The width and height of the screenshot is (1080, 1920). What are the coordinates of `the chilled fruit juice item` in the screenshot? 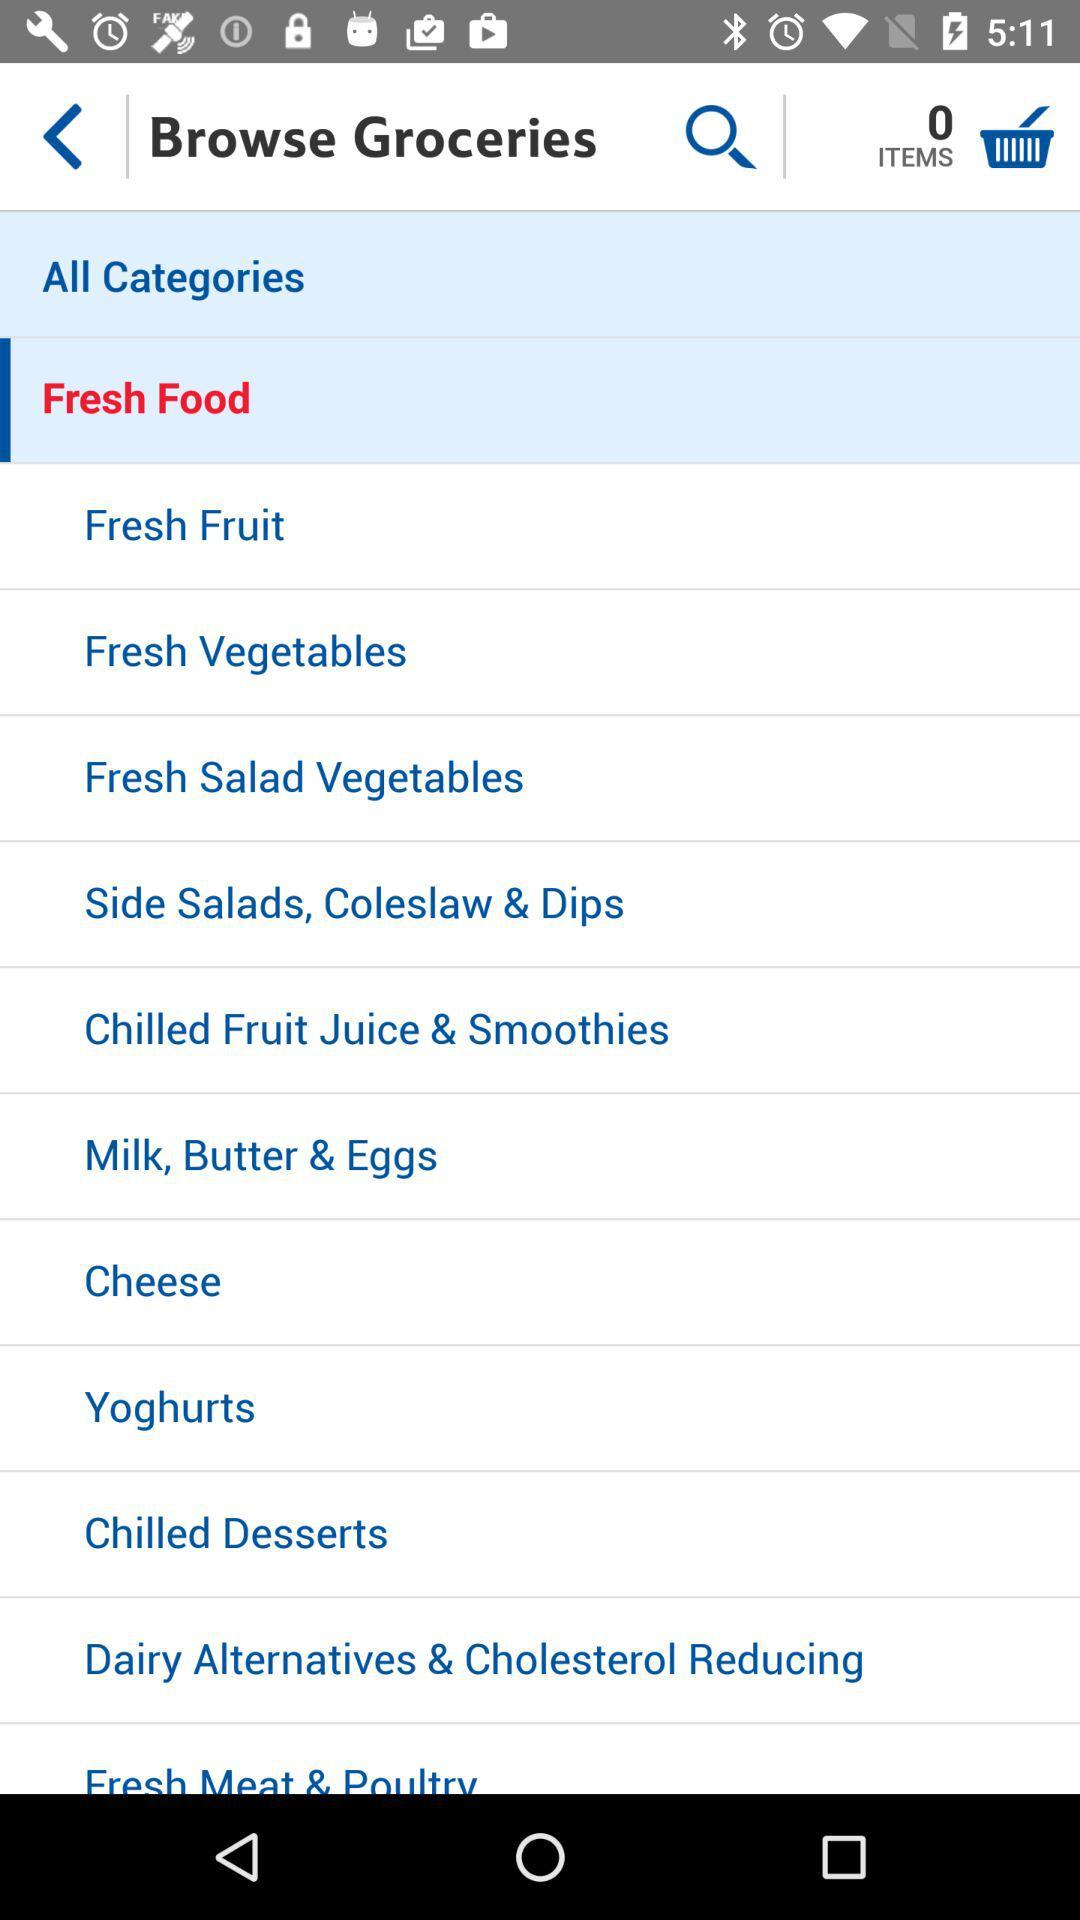 It's located at (540, 1031).